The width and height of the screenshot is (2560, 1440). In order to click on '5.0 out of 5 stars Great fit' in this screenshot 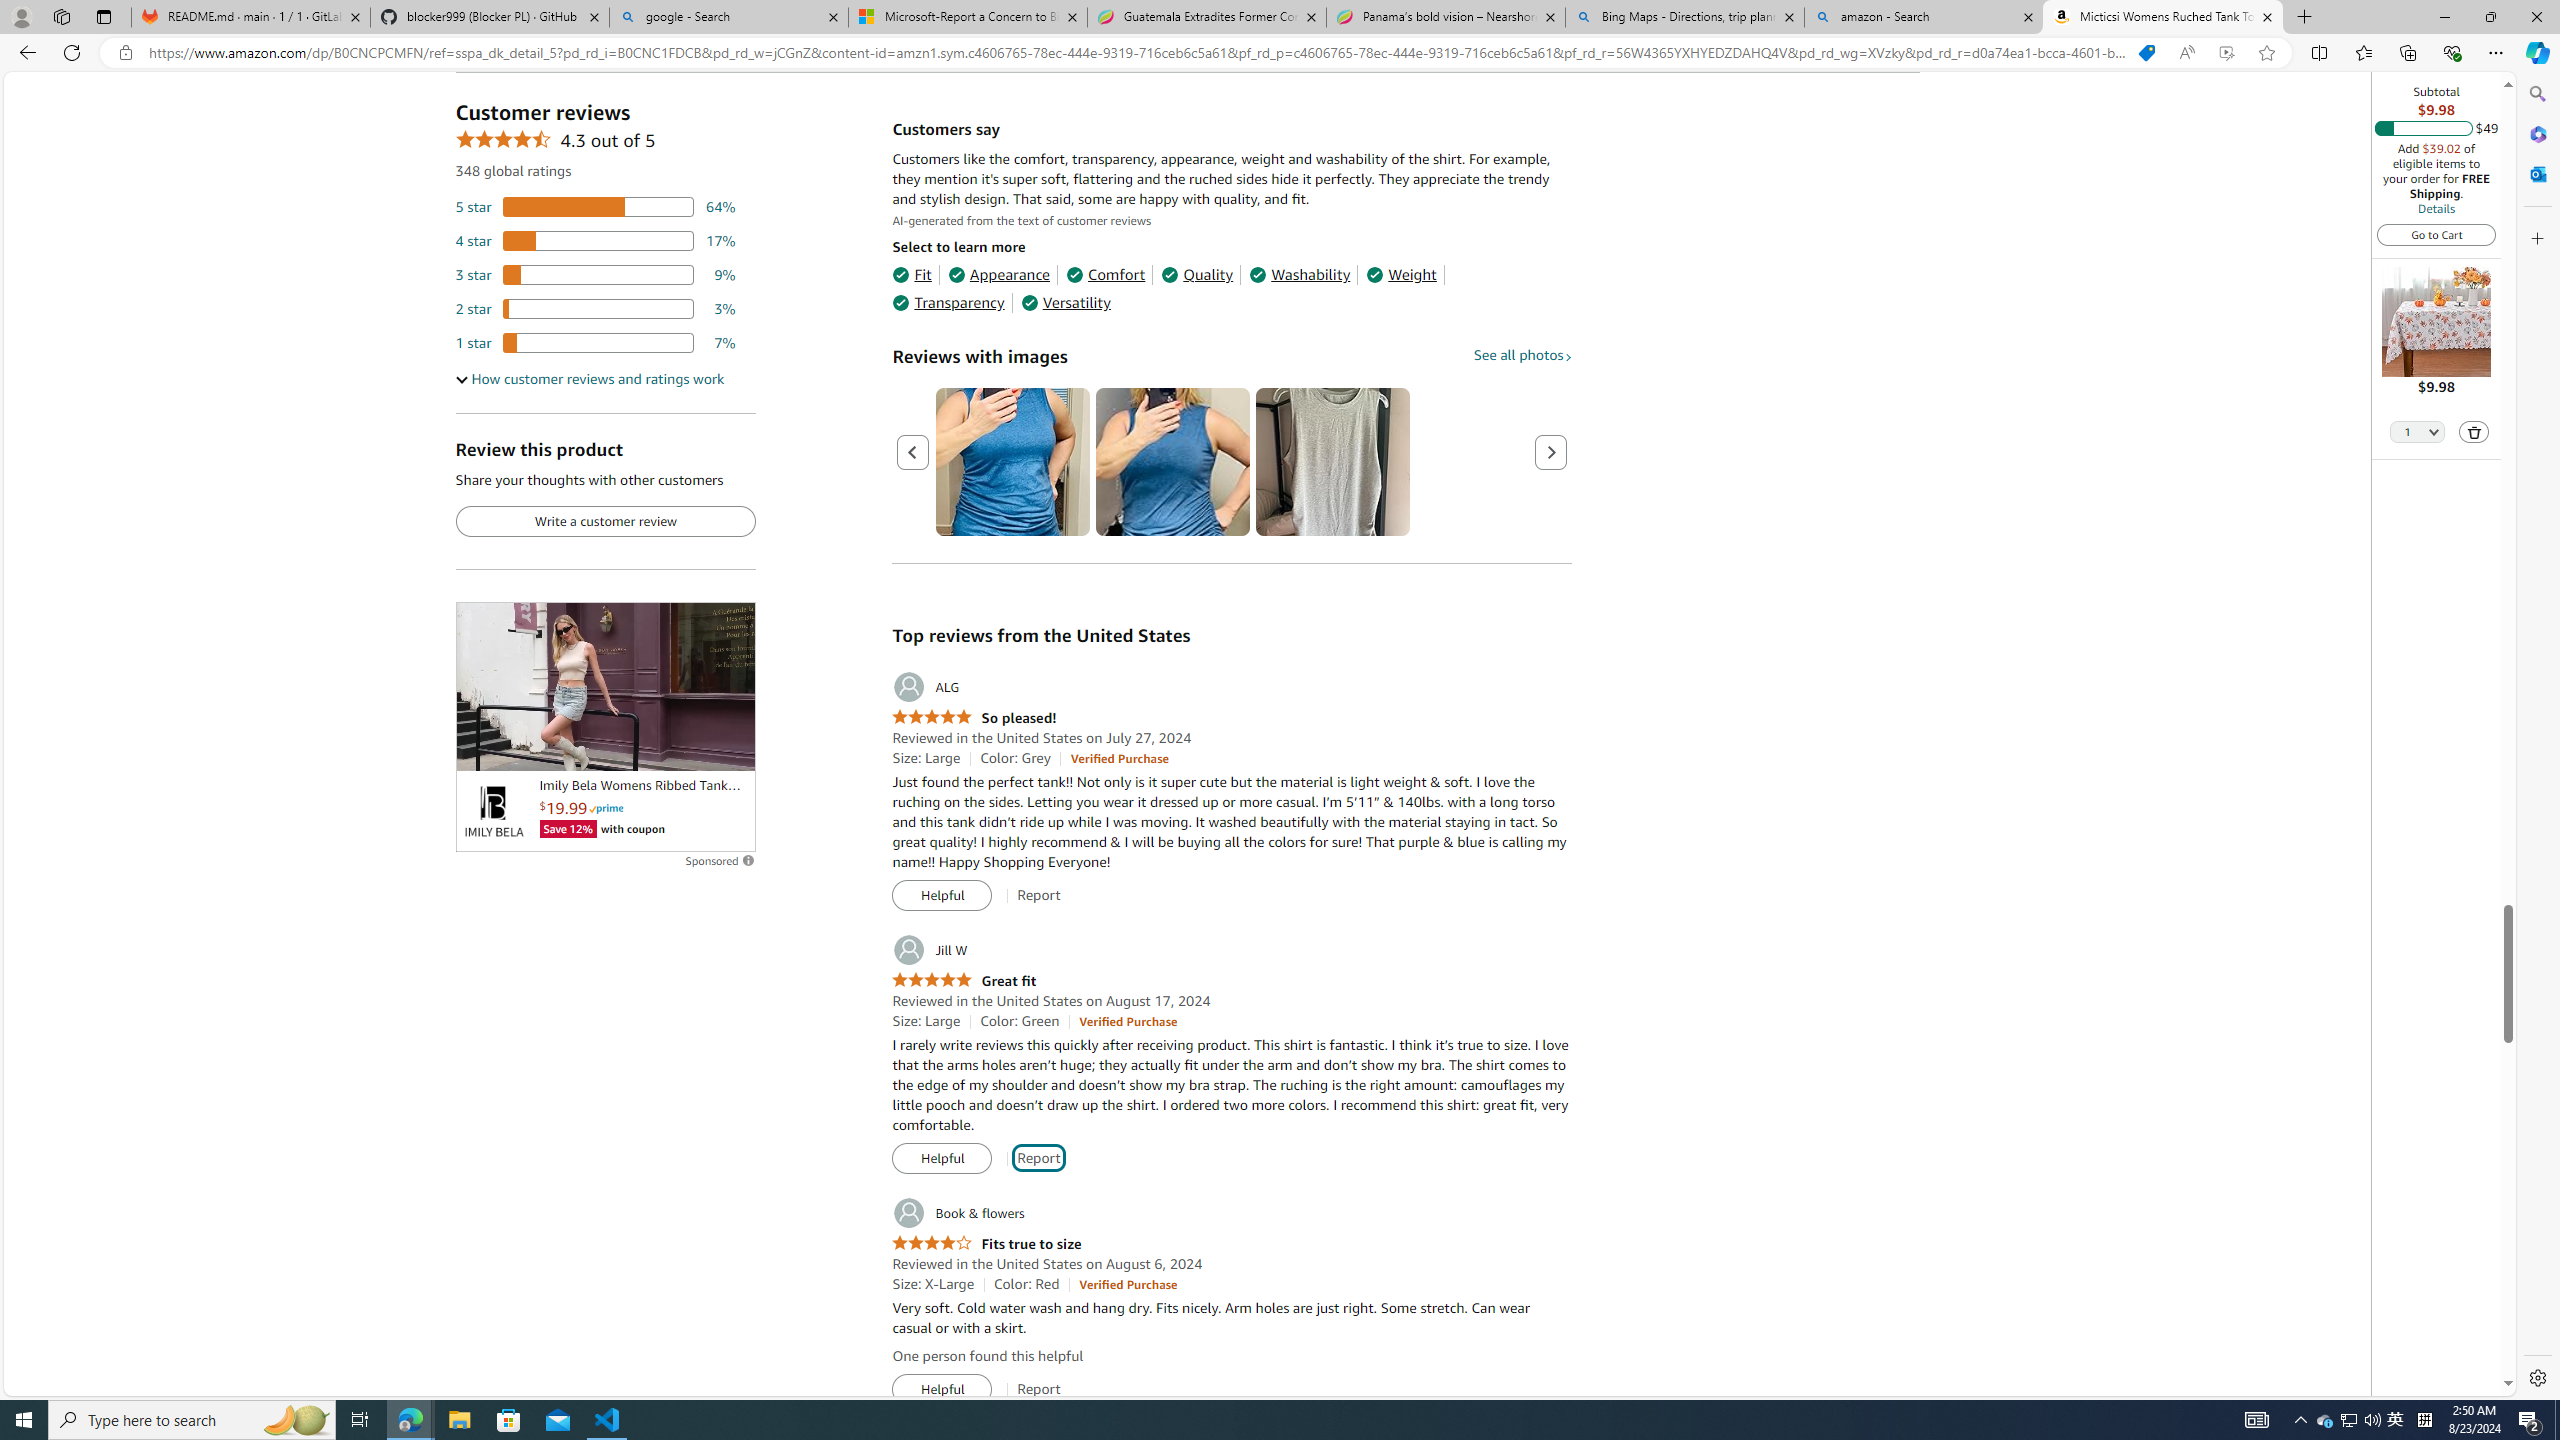, I will do `click(962, 980)`.